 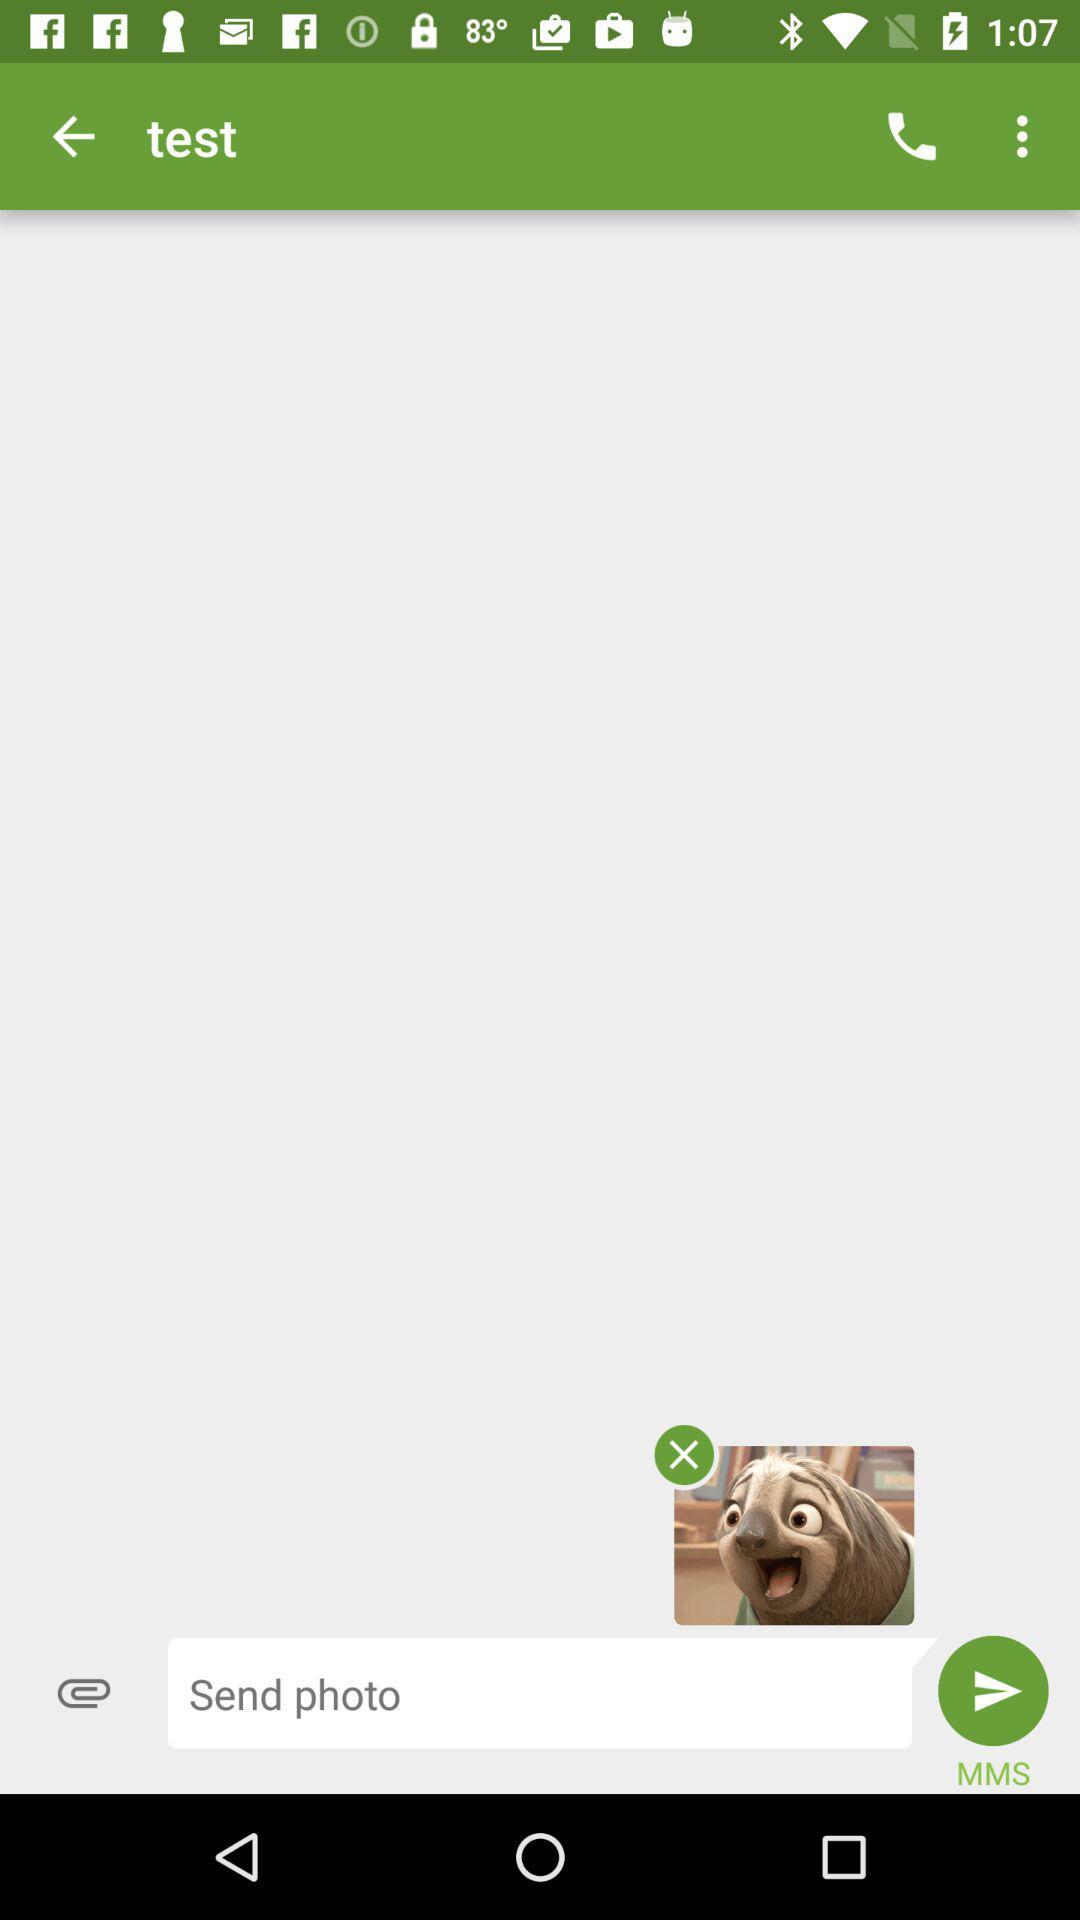 What do you see at coordinates (993, 1689) in the screenshot?
I see `item above mms item` at bounding box center [993, 1689].